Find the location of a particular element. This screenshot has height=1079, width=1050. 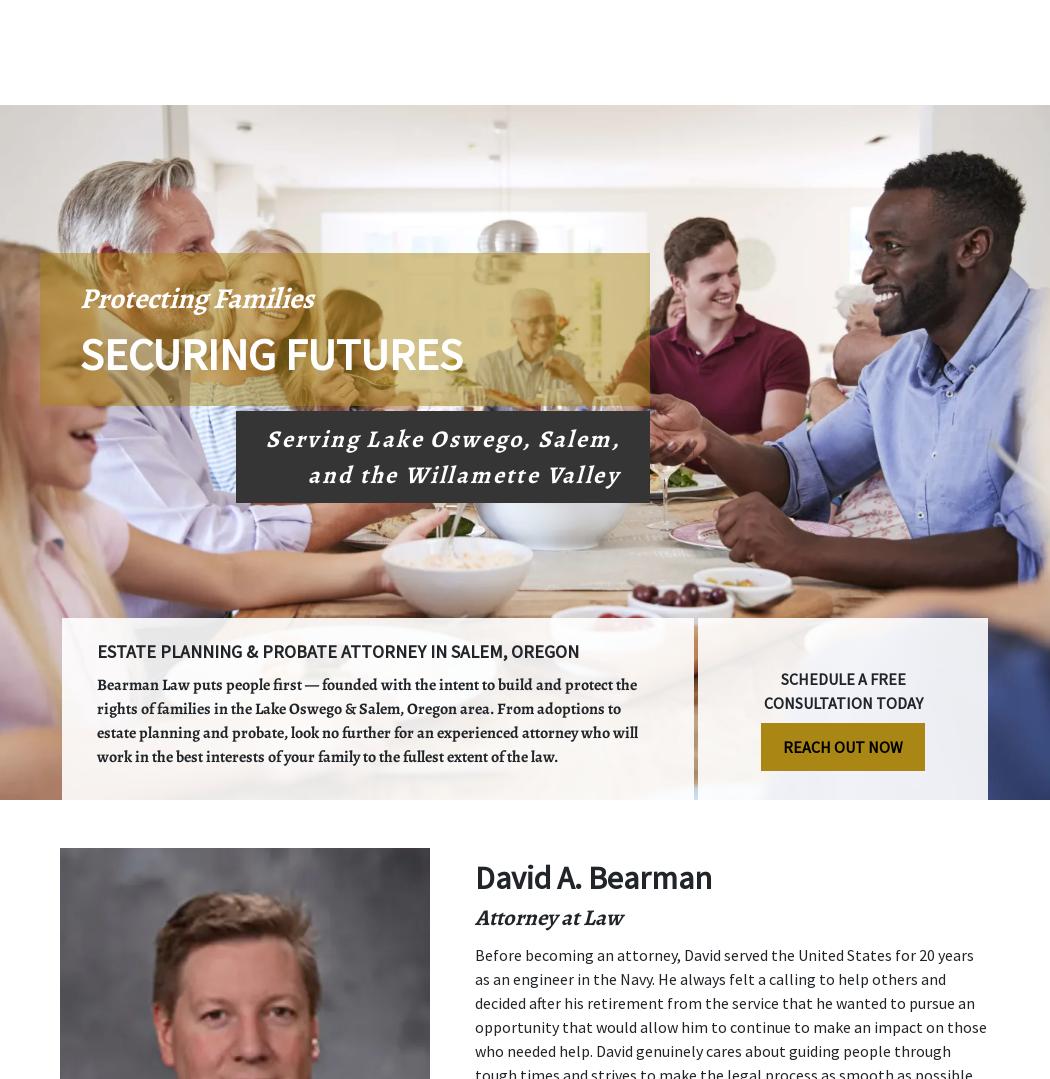

'SUBMIT' is located at coordinates (759, 593).